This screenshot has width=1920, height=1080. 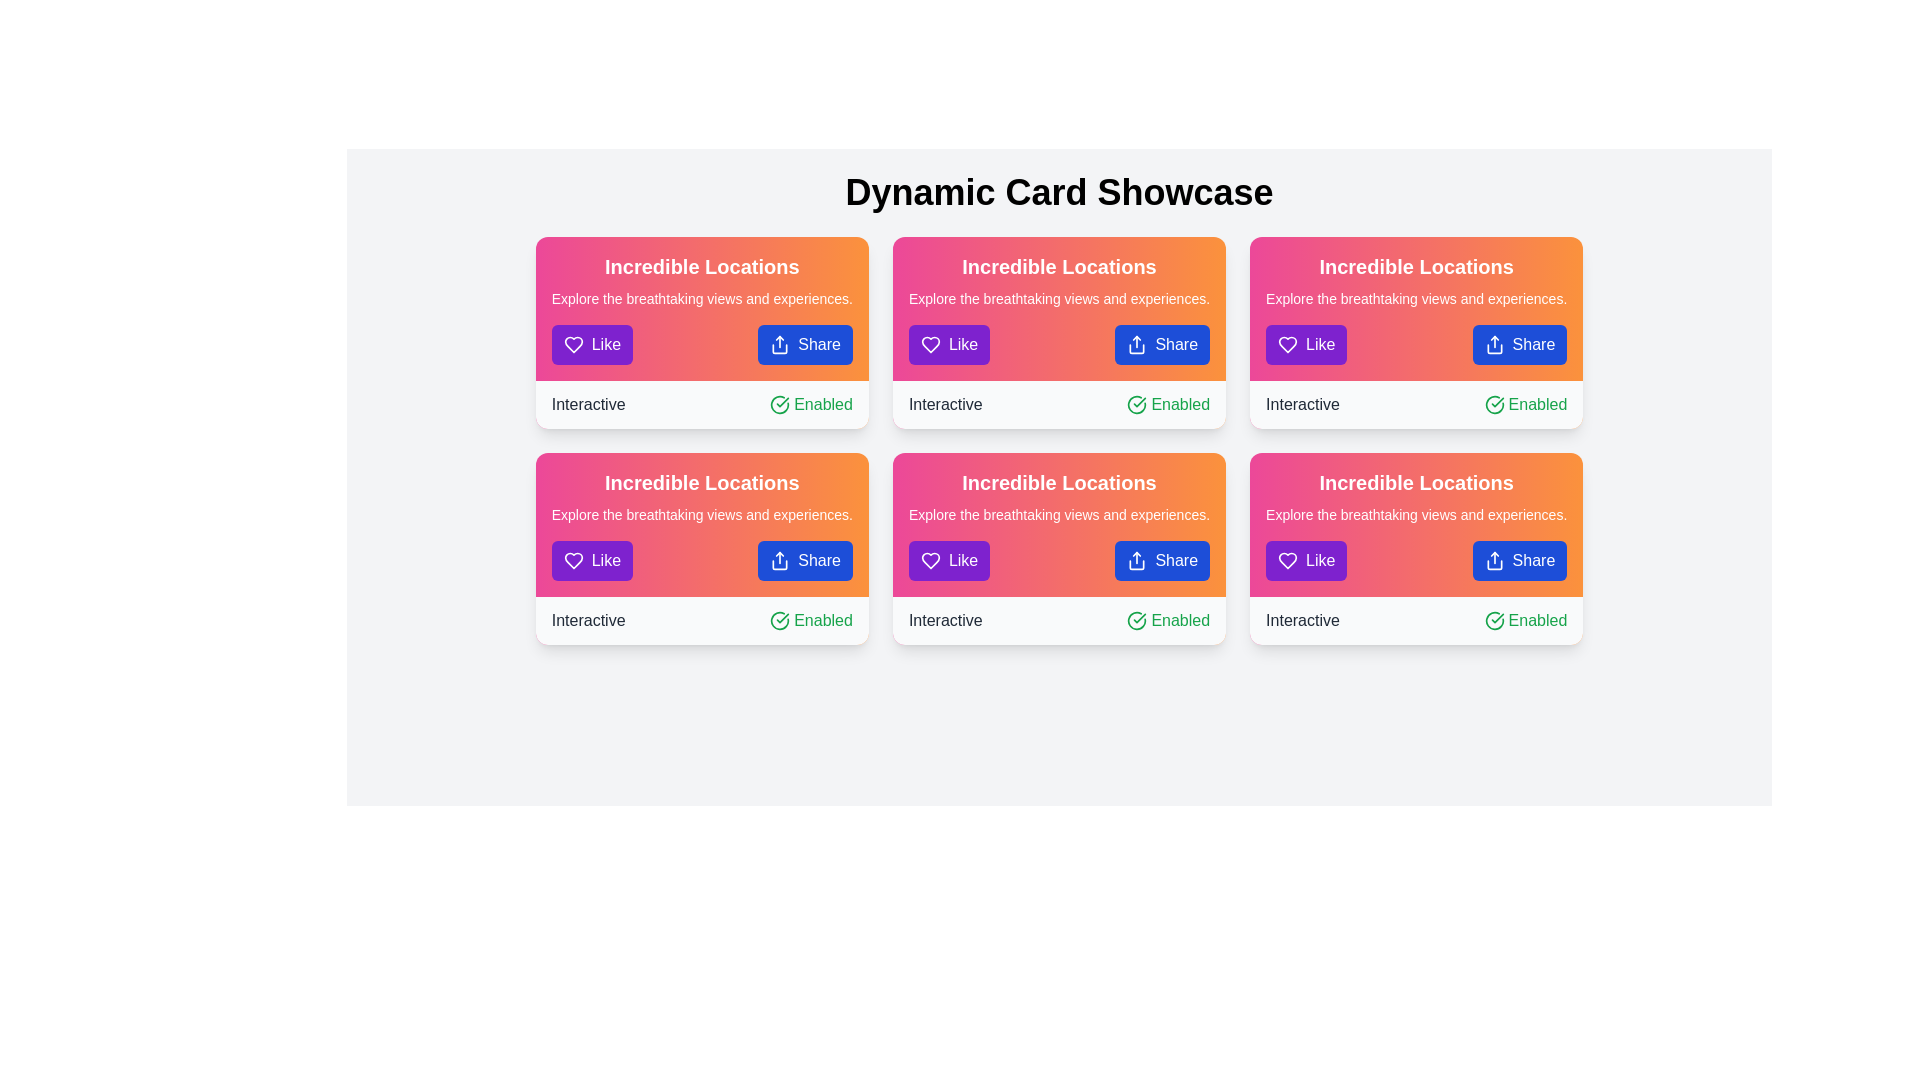 I want to click on the text element containing the phrase "Explore the breathtaking views and experiences," which is positioned centrally within the card layout, between the title and button group, so click(x=1058, y=514).